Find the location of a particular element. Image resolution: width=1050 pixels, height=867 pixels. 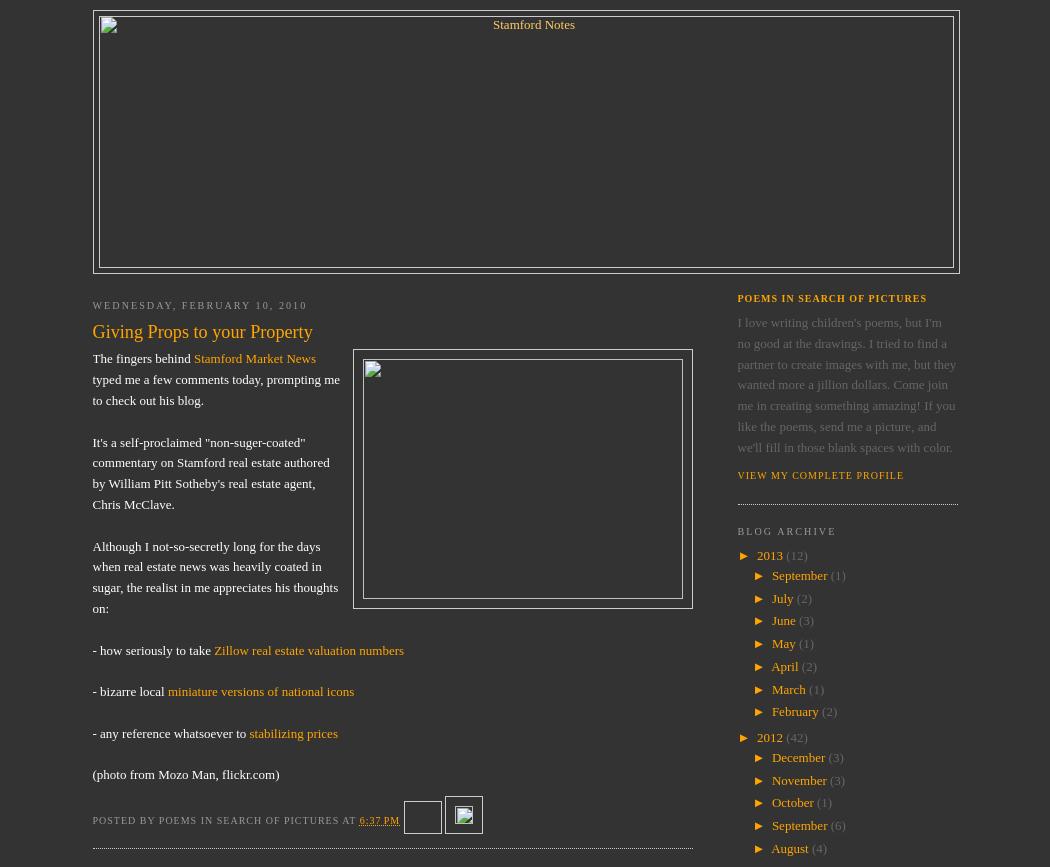

'- how seriously to take' is located at coordinates (152, 648).